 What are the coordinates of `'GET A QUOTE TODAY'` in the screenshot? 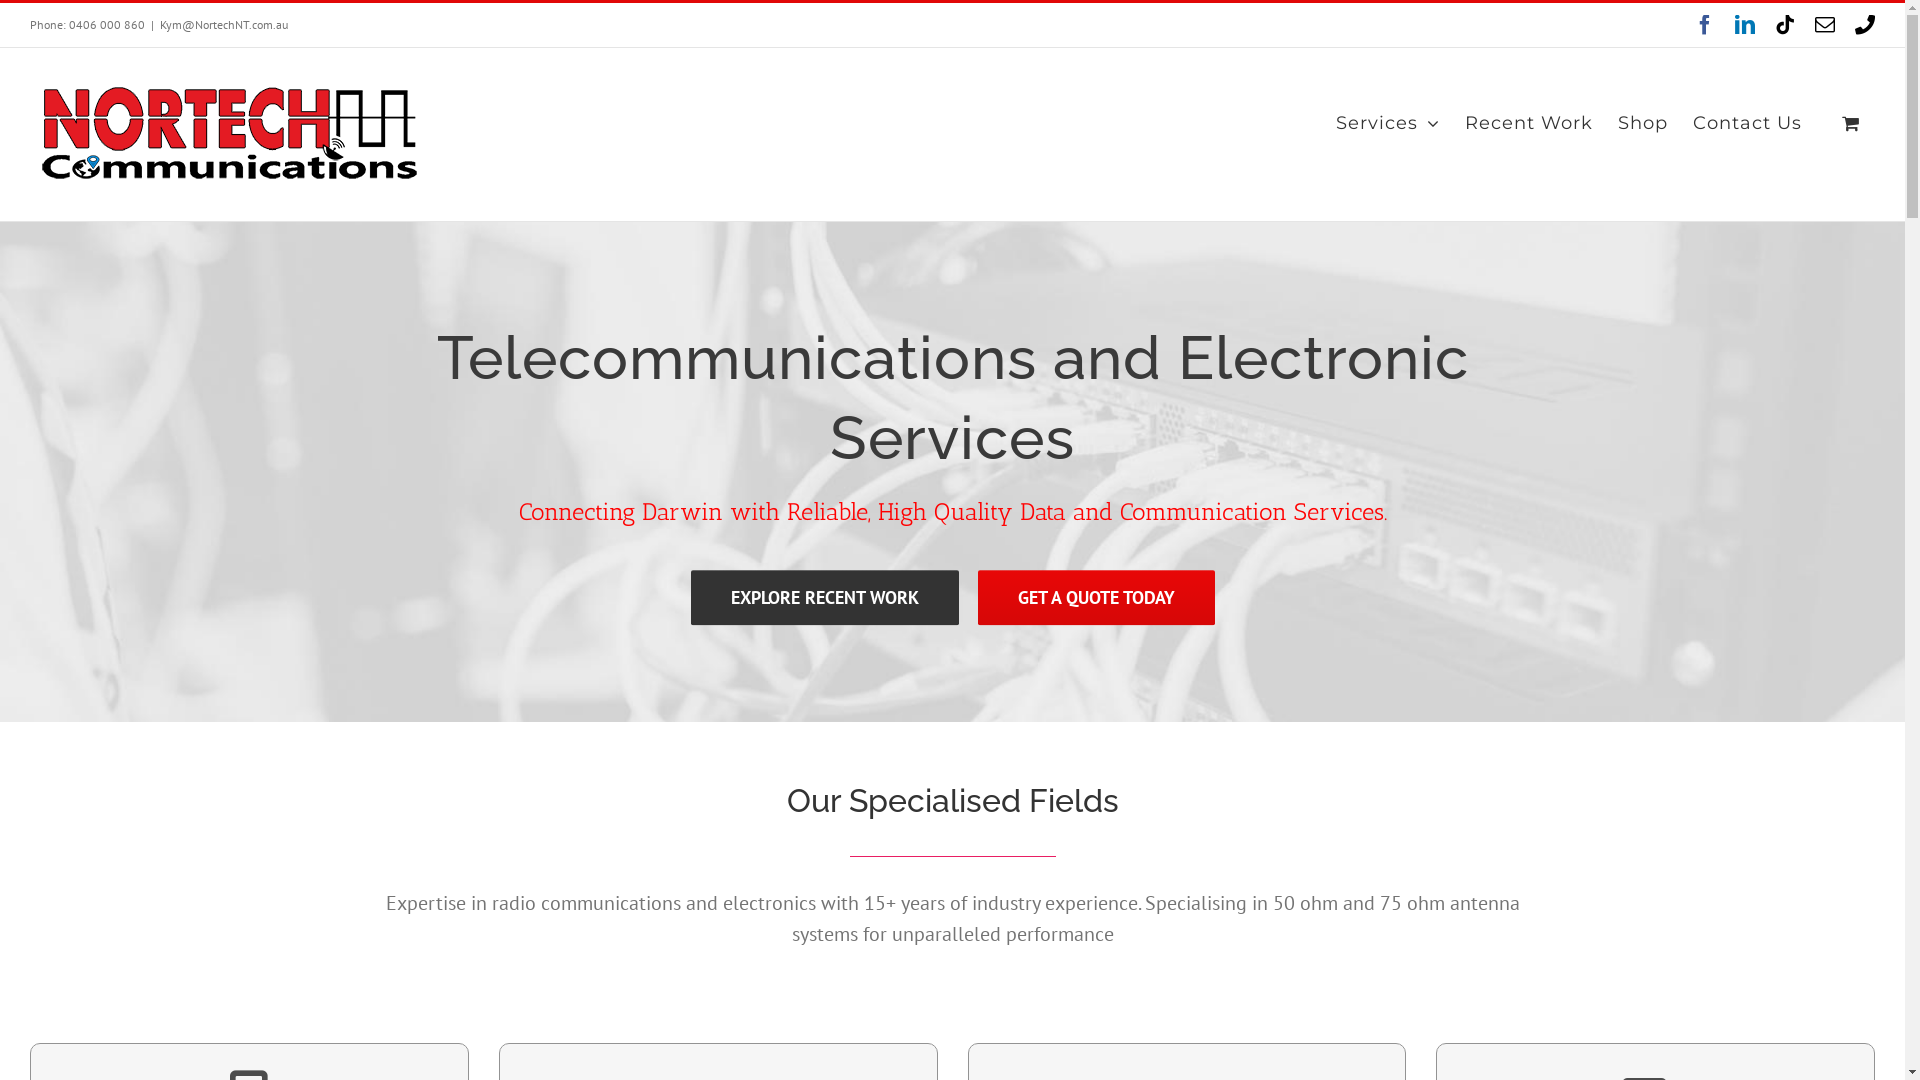 It's located at (978, 596).